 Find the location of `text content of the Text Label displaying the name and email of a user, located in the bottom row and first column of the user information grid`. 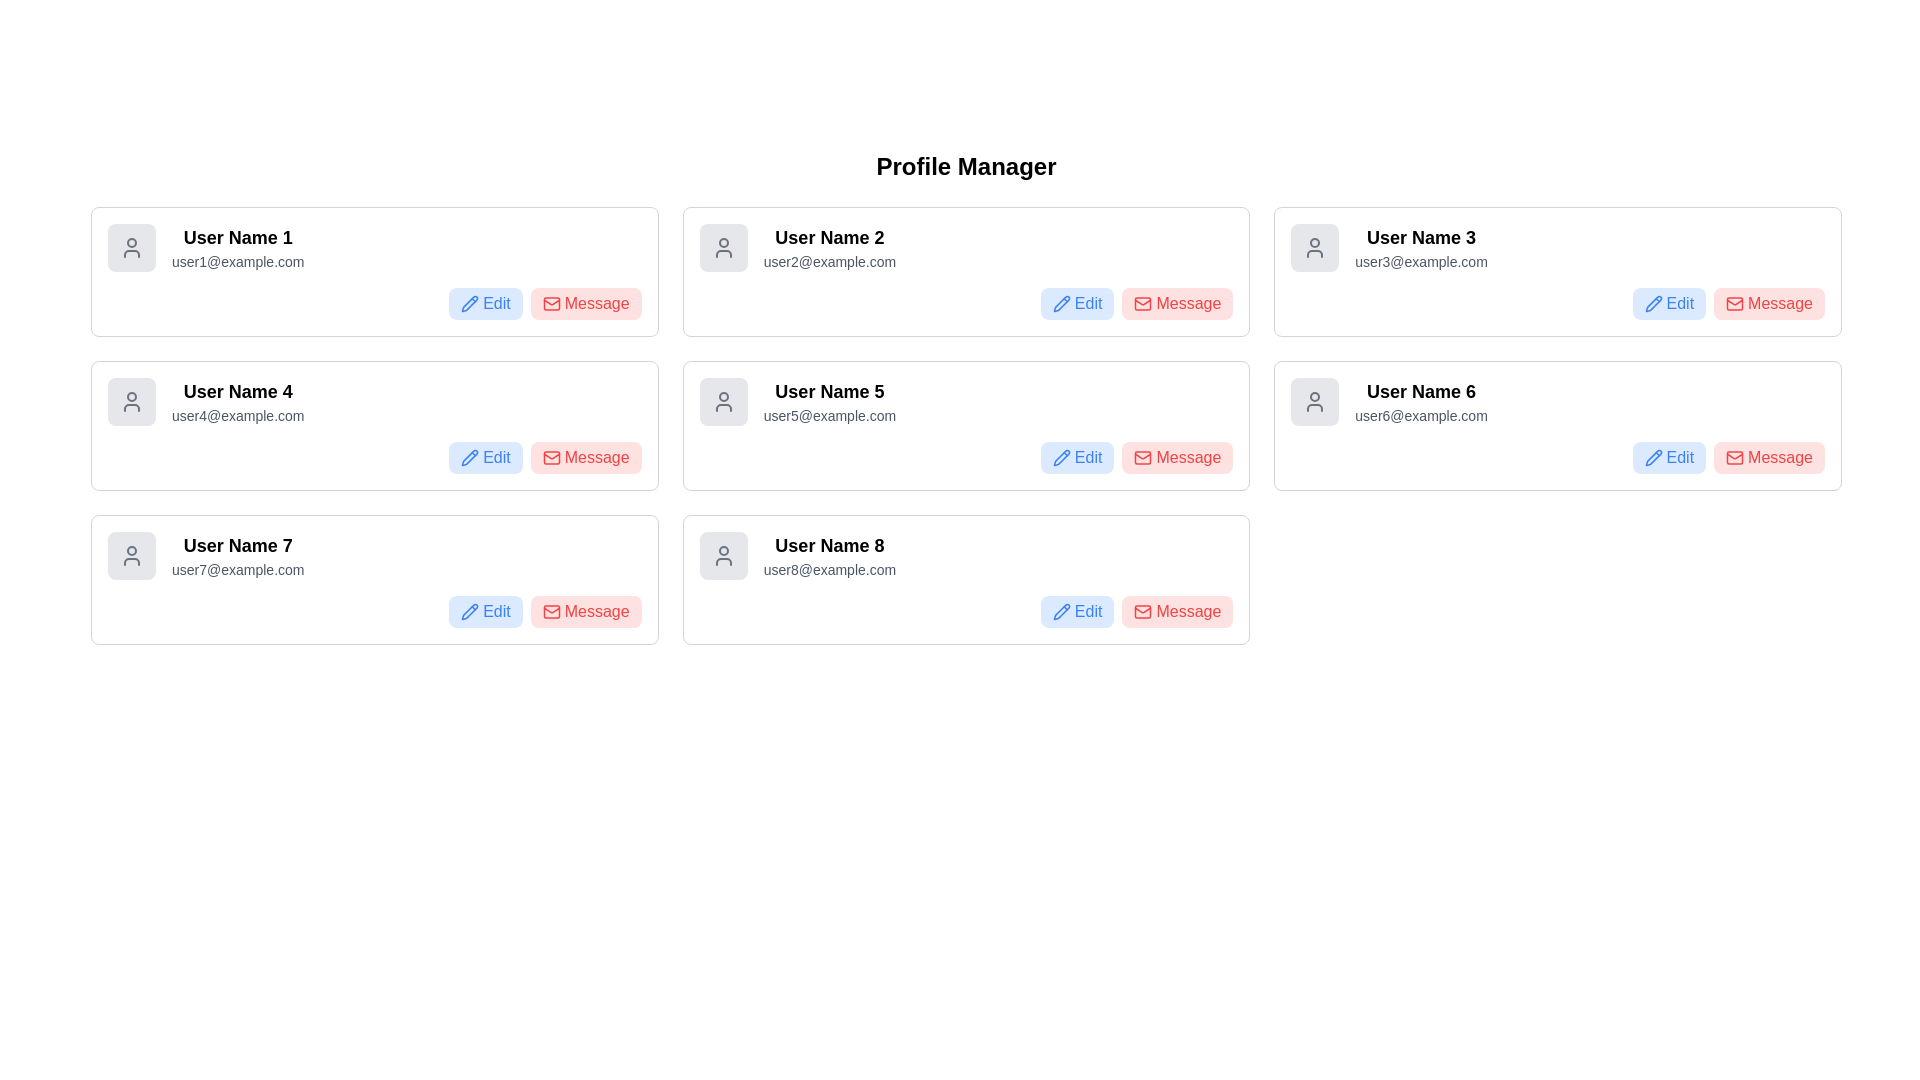

text content of the Text Label displaying the name and email of a user, located in the bottom row and first column of the user information grid is located at coordinates (238, 555).